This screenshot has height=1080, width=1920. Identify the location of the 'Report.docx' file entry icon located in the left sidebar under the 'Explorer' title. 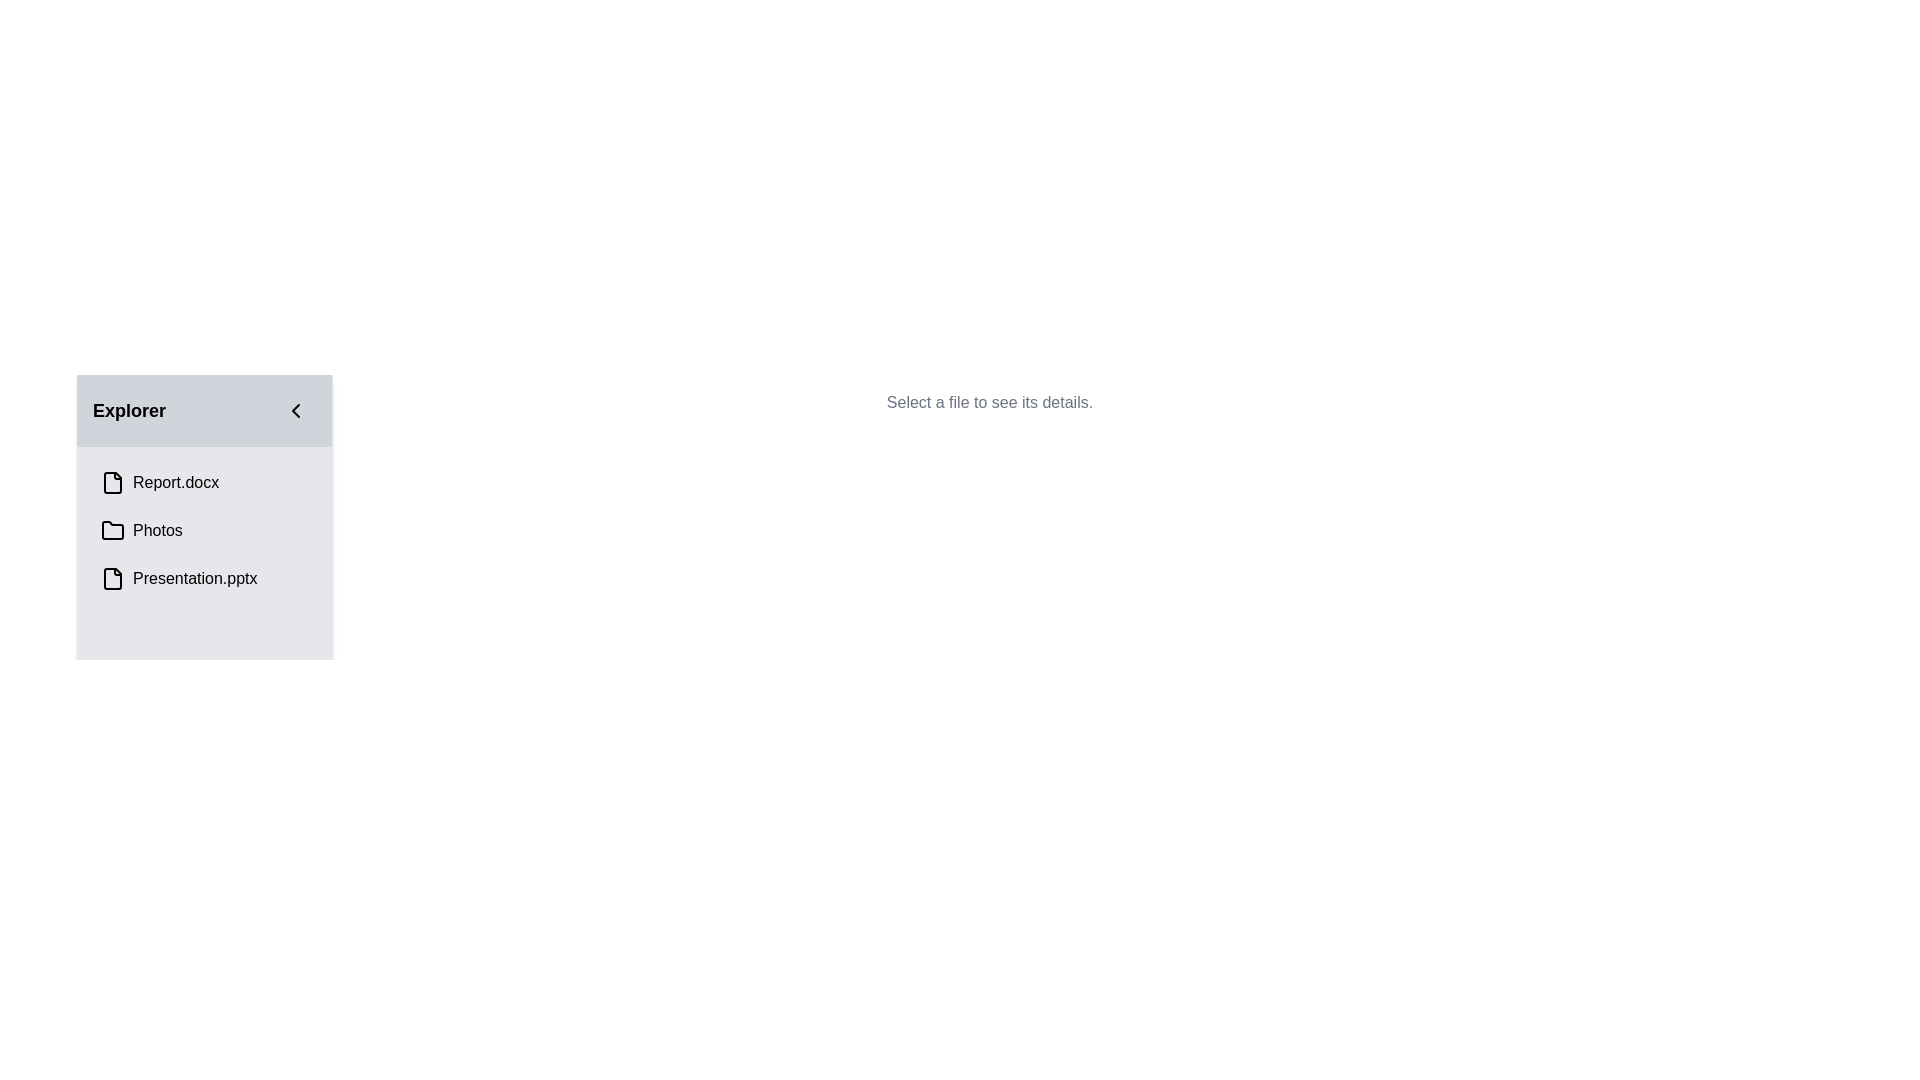
(112, 482).